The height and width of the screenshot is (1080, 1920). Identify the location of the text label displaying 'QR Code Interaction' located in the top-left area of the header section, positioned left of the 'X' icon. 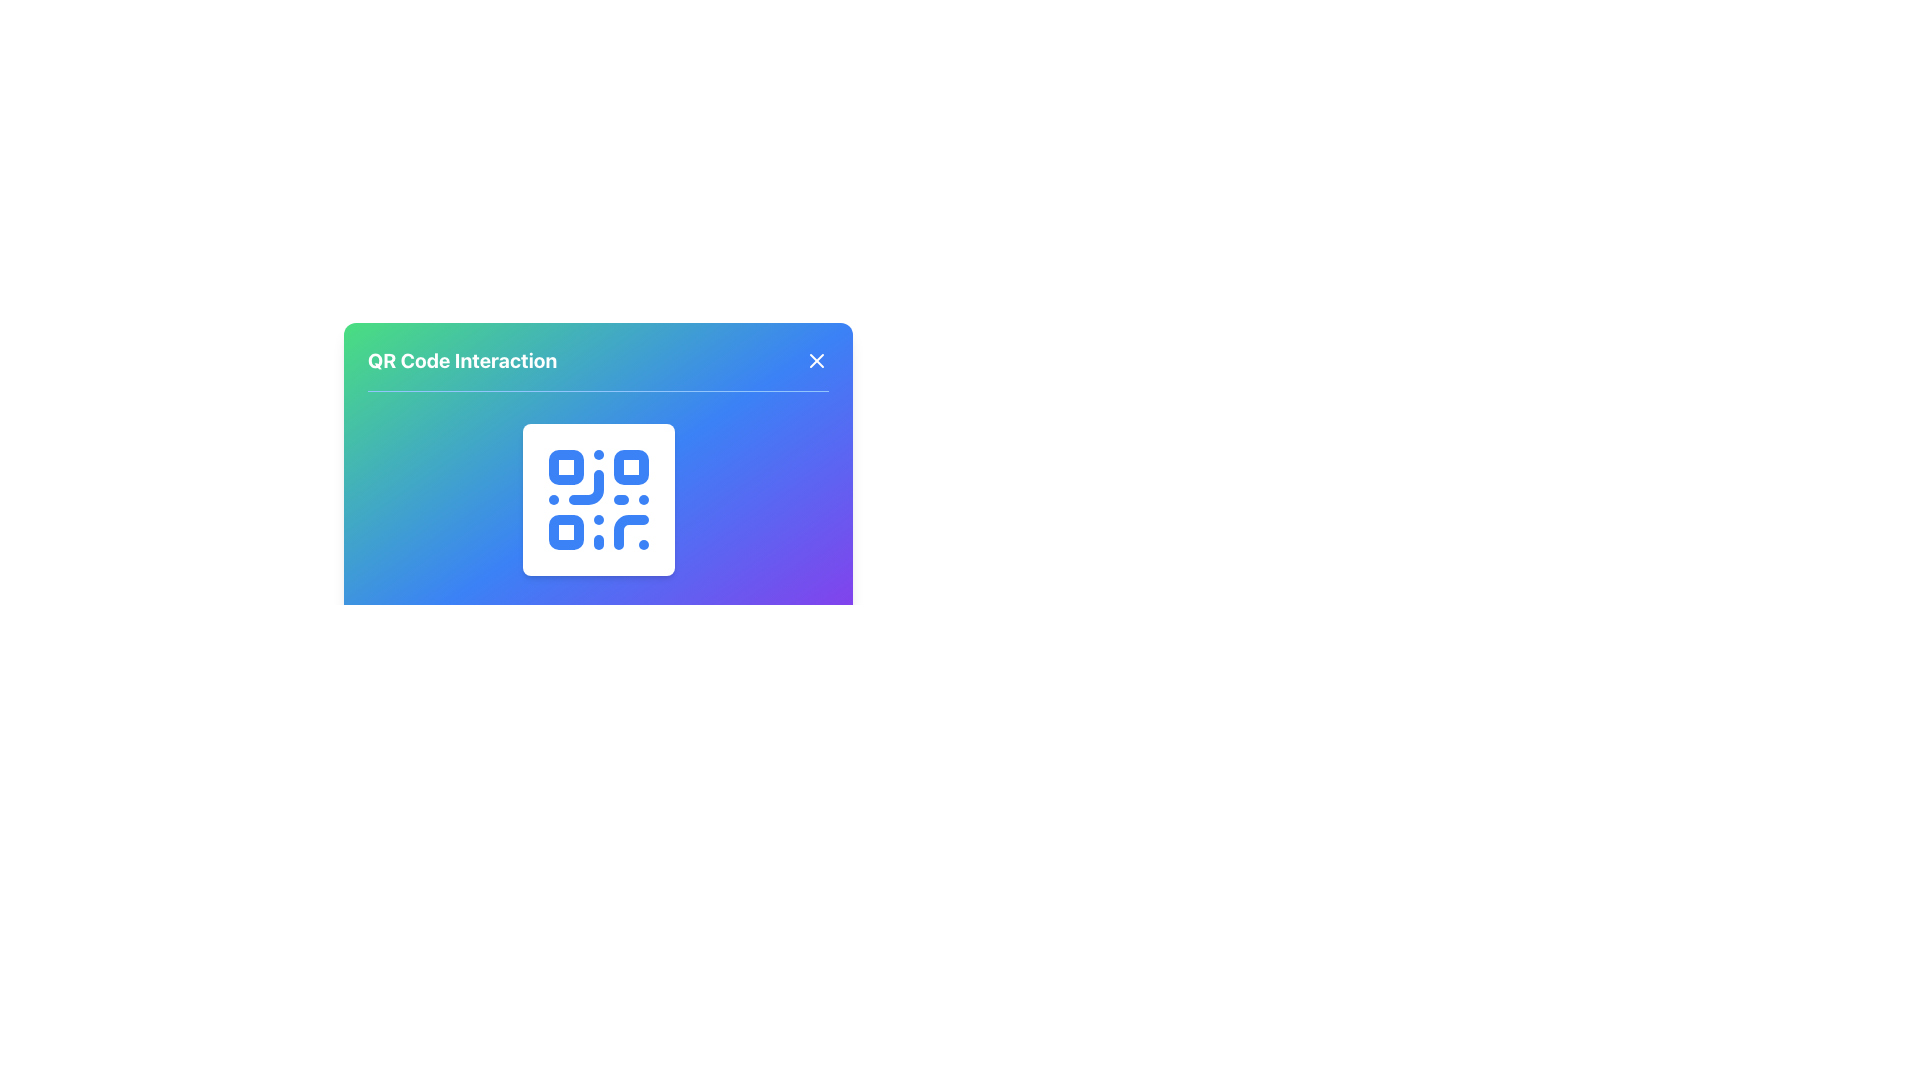
(461, 361).